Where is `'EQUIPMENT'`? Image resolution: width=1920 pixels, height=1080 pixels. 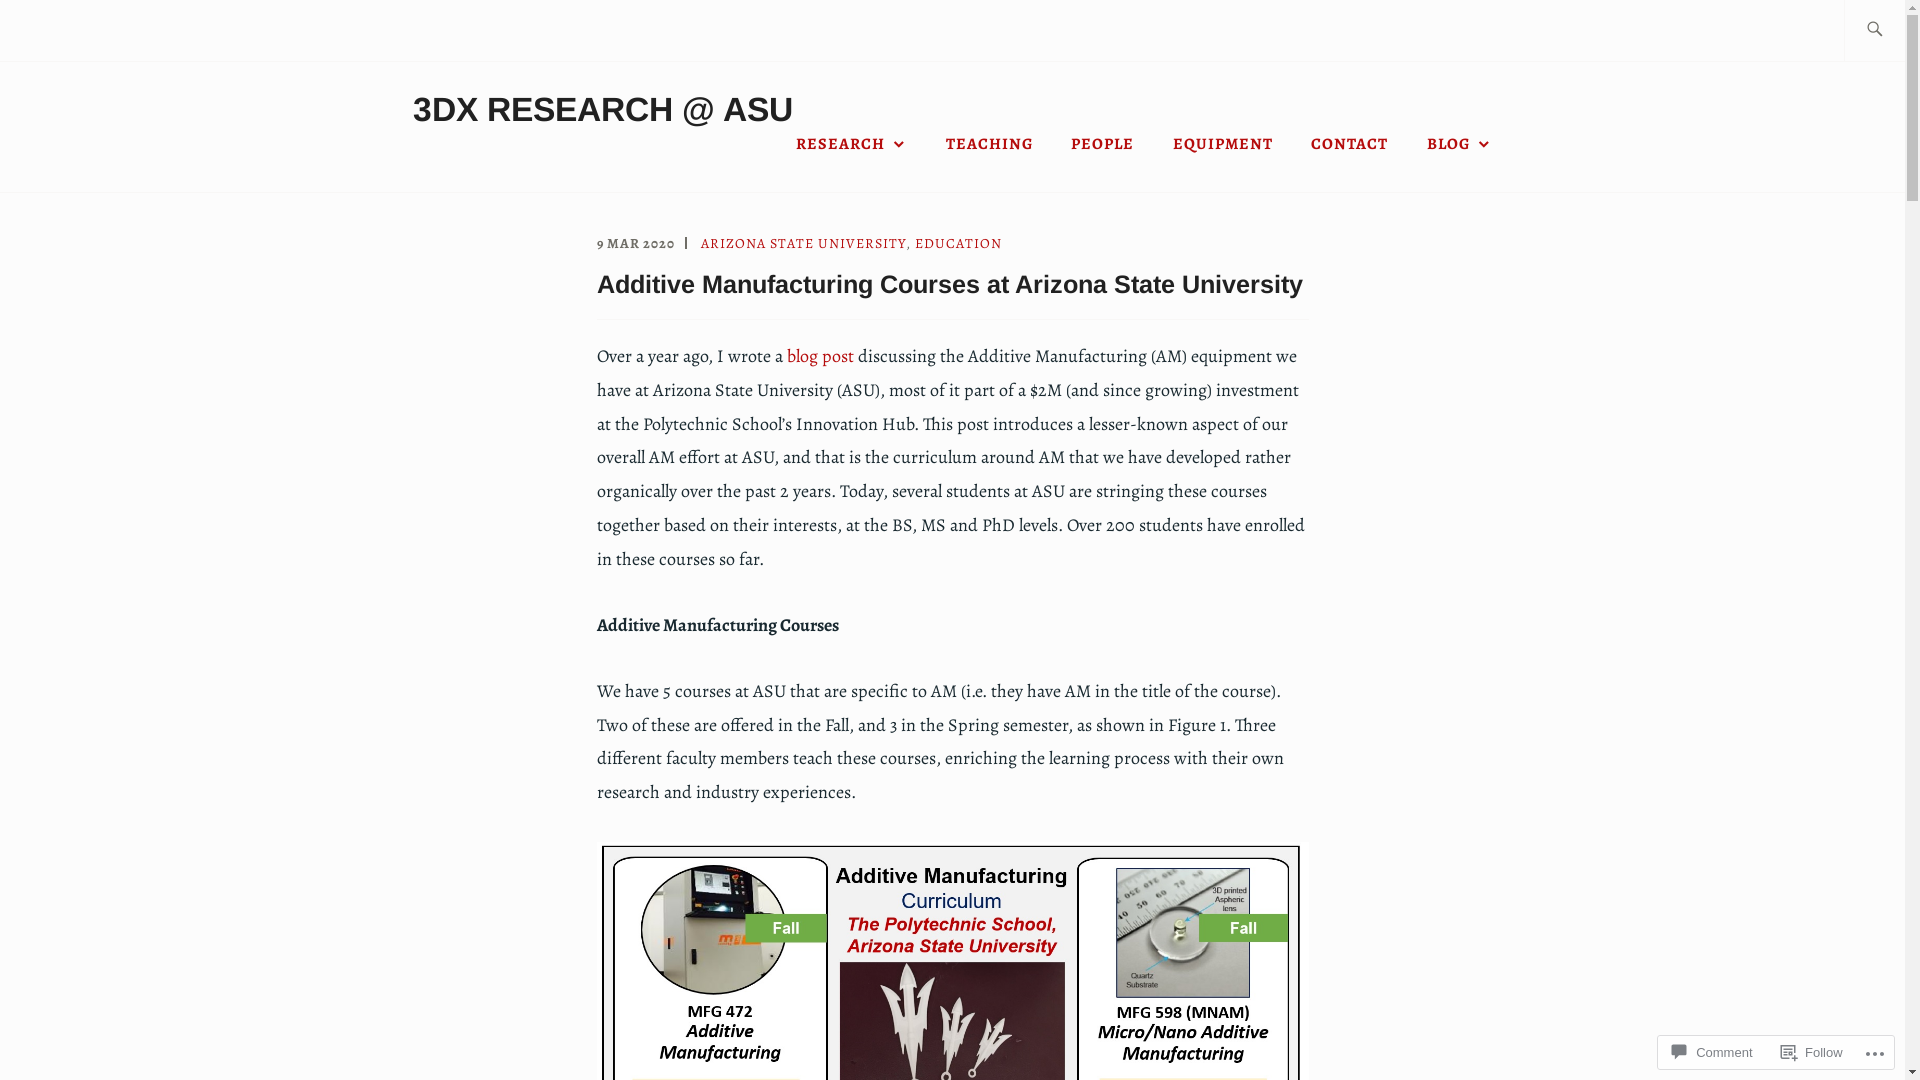
'EQUIPMENT' is located at coordinates (1222, 142).